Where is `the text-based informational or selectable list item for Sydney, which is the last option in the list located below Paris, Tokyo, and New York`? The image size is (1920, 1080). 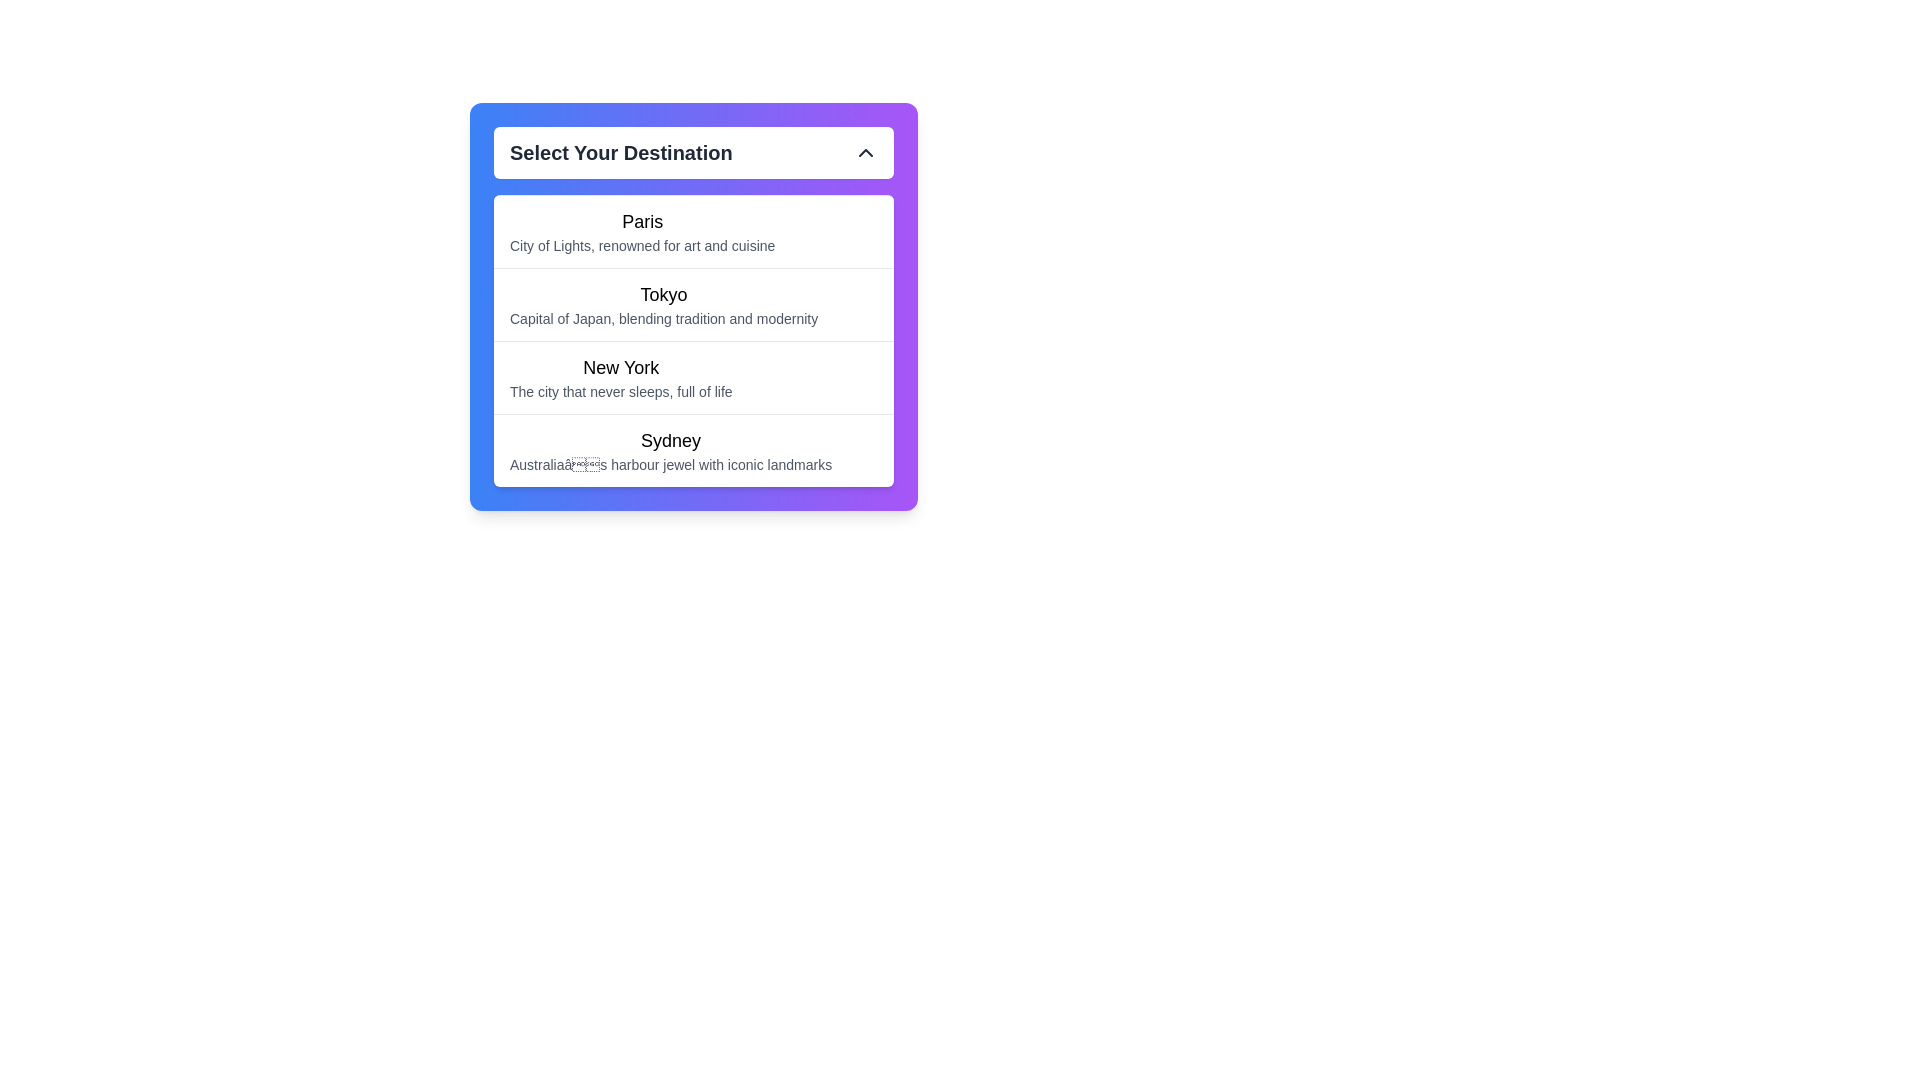 the text-based informational or selectable list item for Sydney, which is the last option in the list located below Paris, Tokyo, and New York is located at coordinates (671, 451).